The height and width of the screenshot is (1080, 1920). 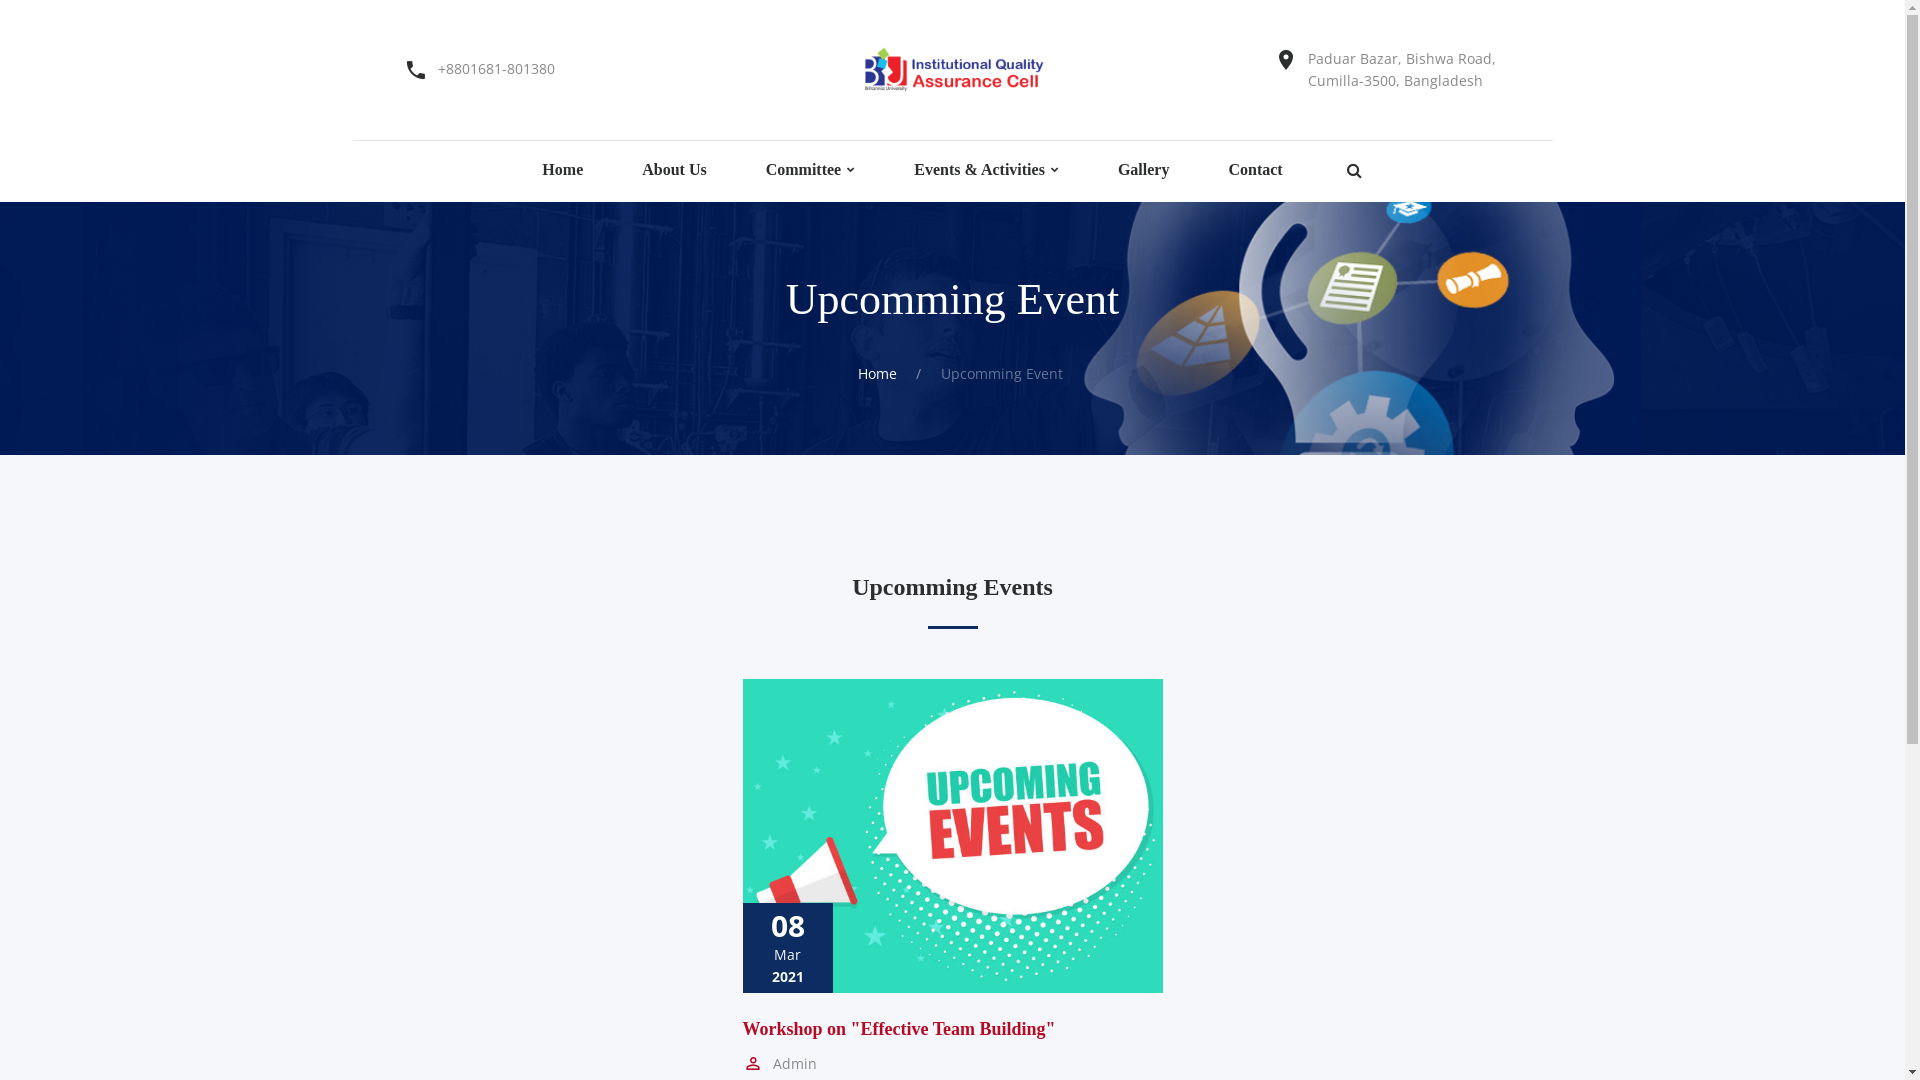 What do you see at coordinates (561, 168) in the screenshot?
I see `'Home'` at bounding box center [561, 168].